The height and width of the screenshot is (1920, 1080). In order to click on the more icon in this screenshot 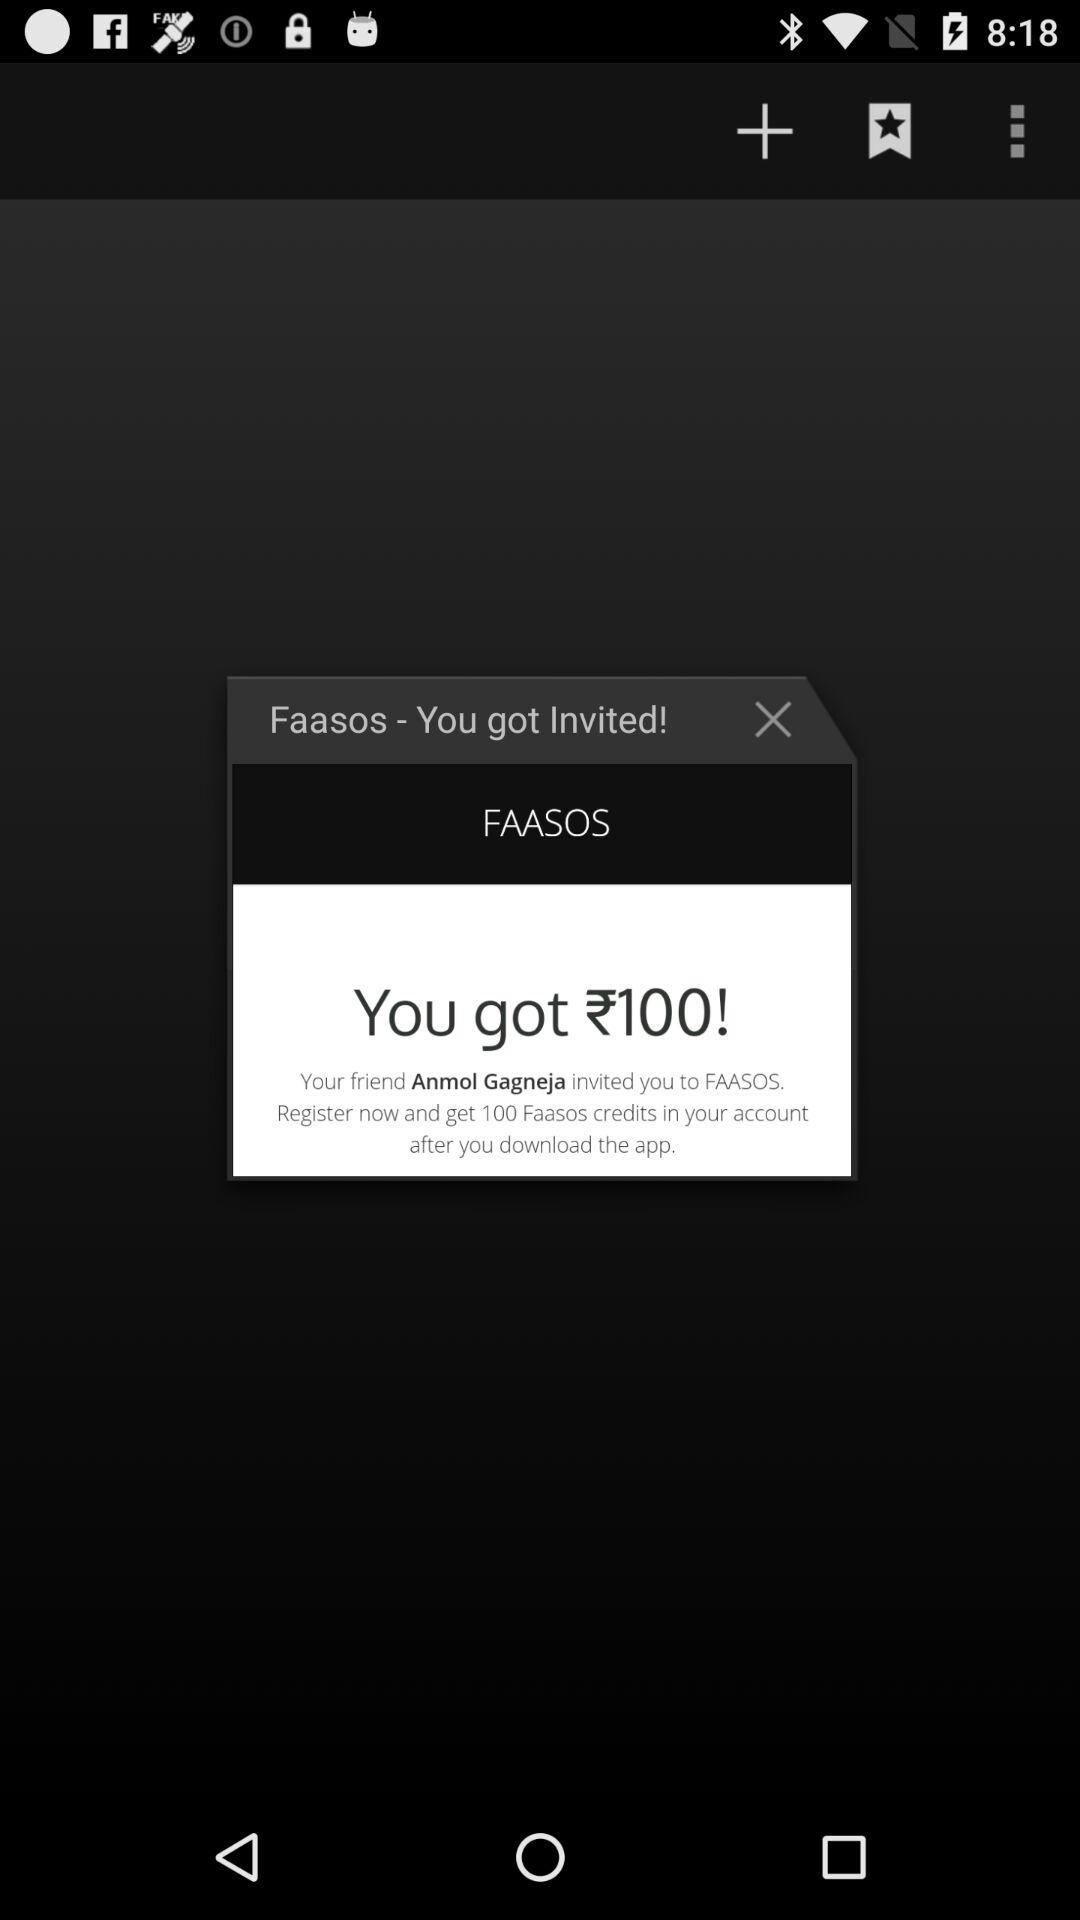, I will do `click(1017, 139)`.